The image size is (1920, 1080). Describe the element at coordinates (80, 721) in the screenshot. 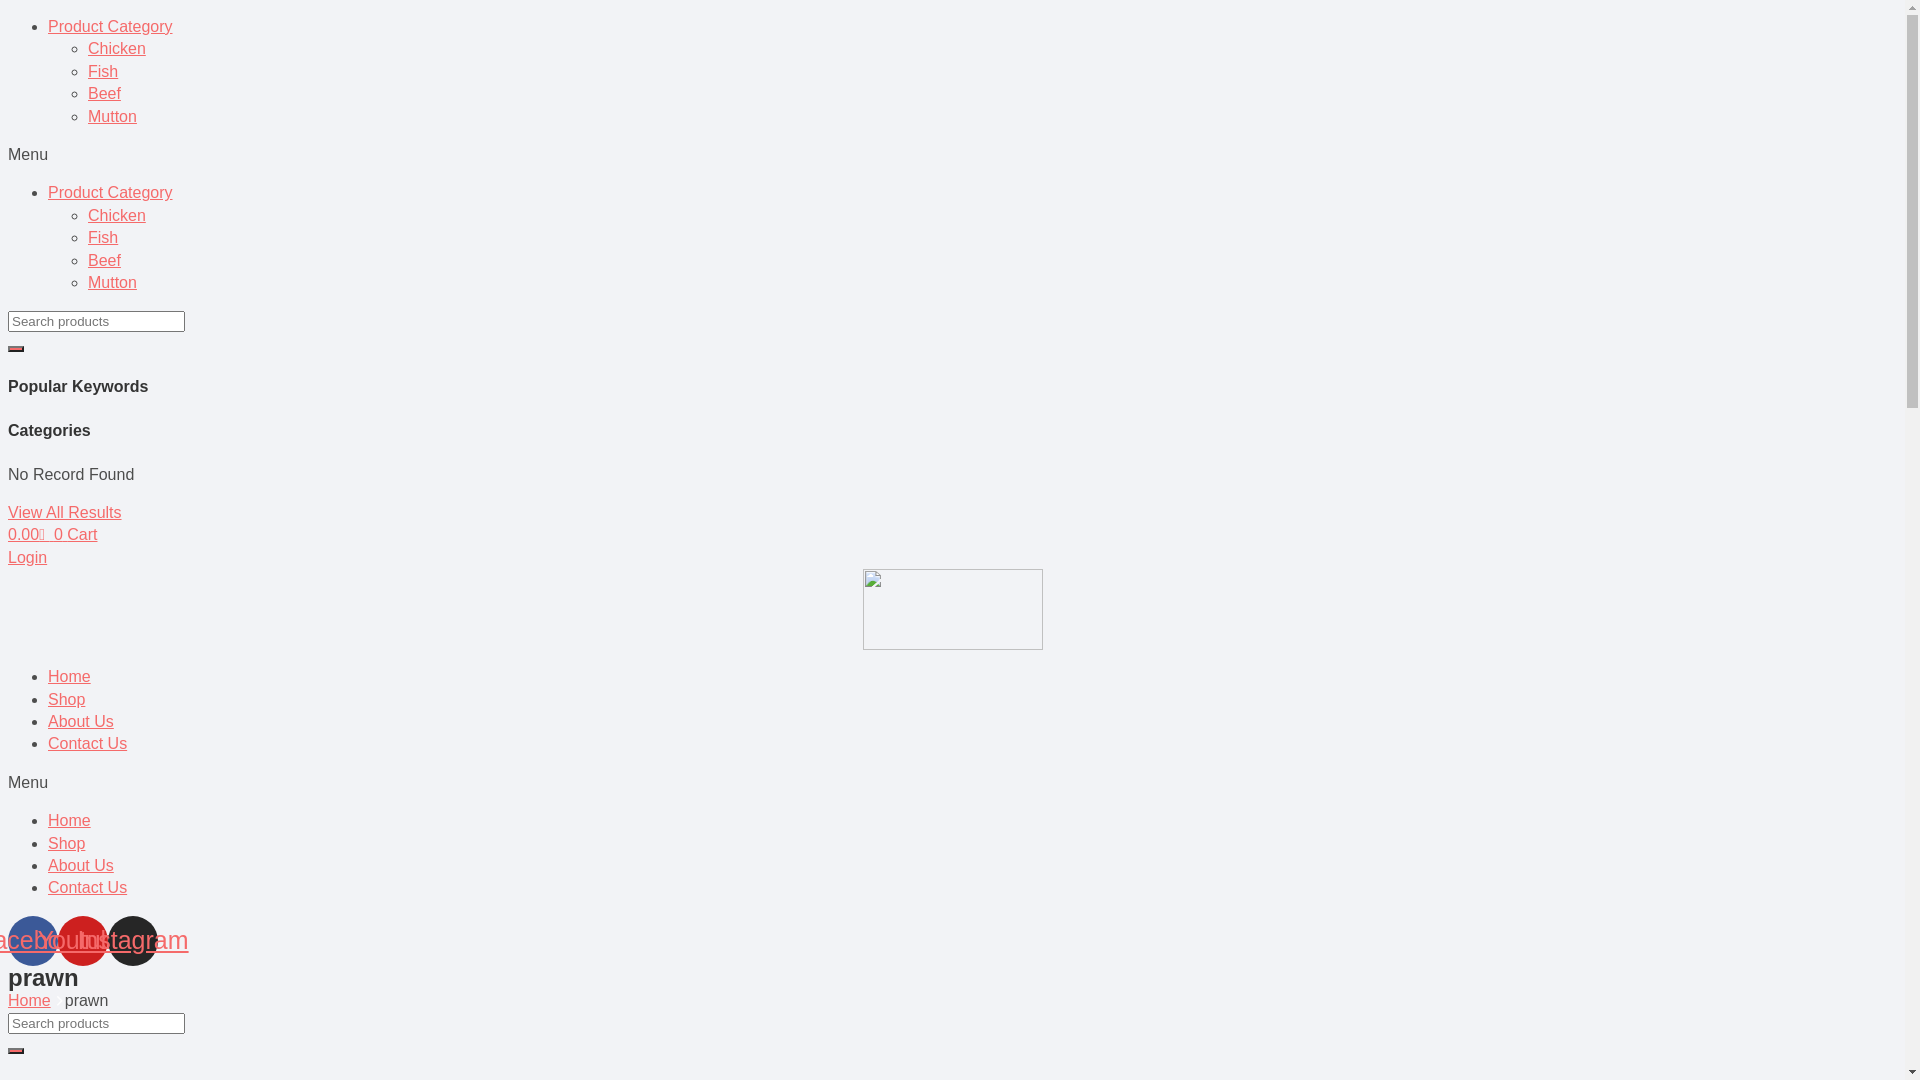

I see `'About Us'` at that location.